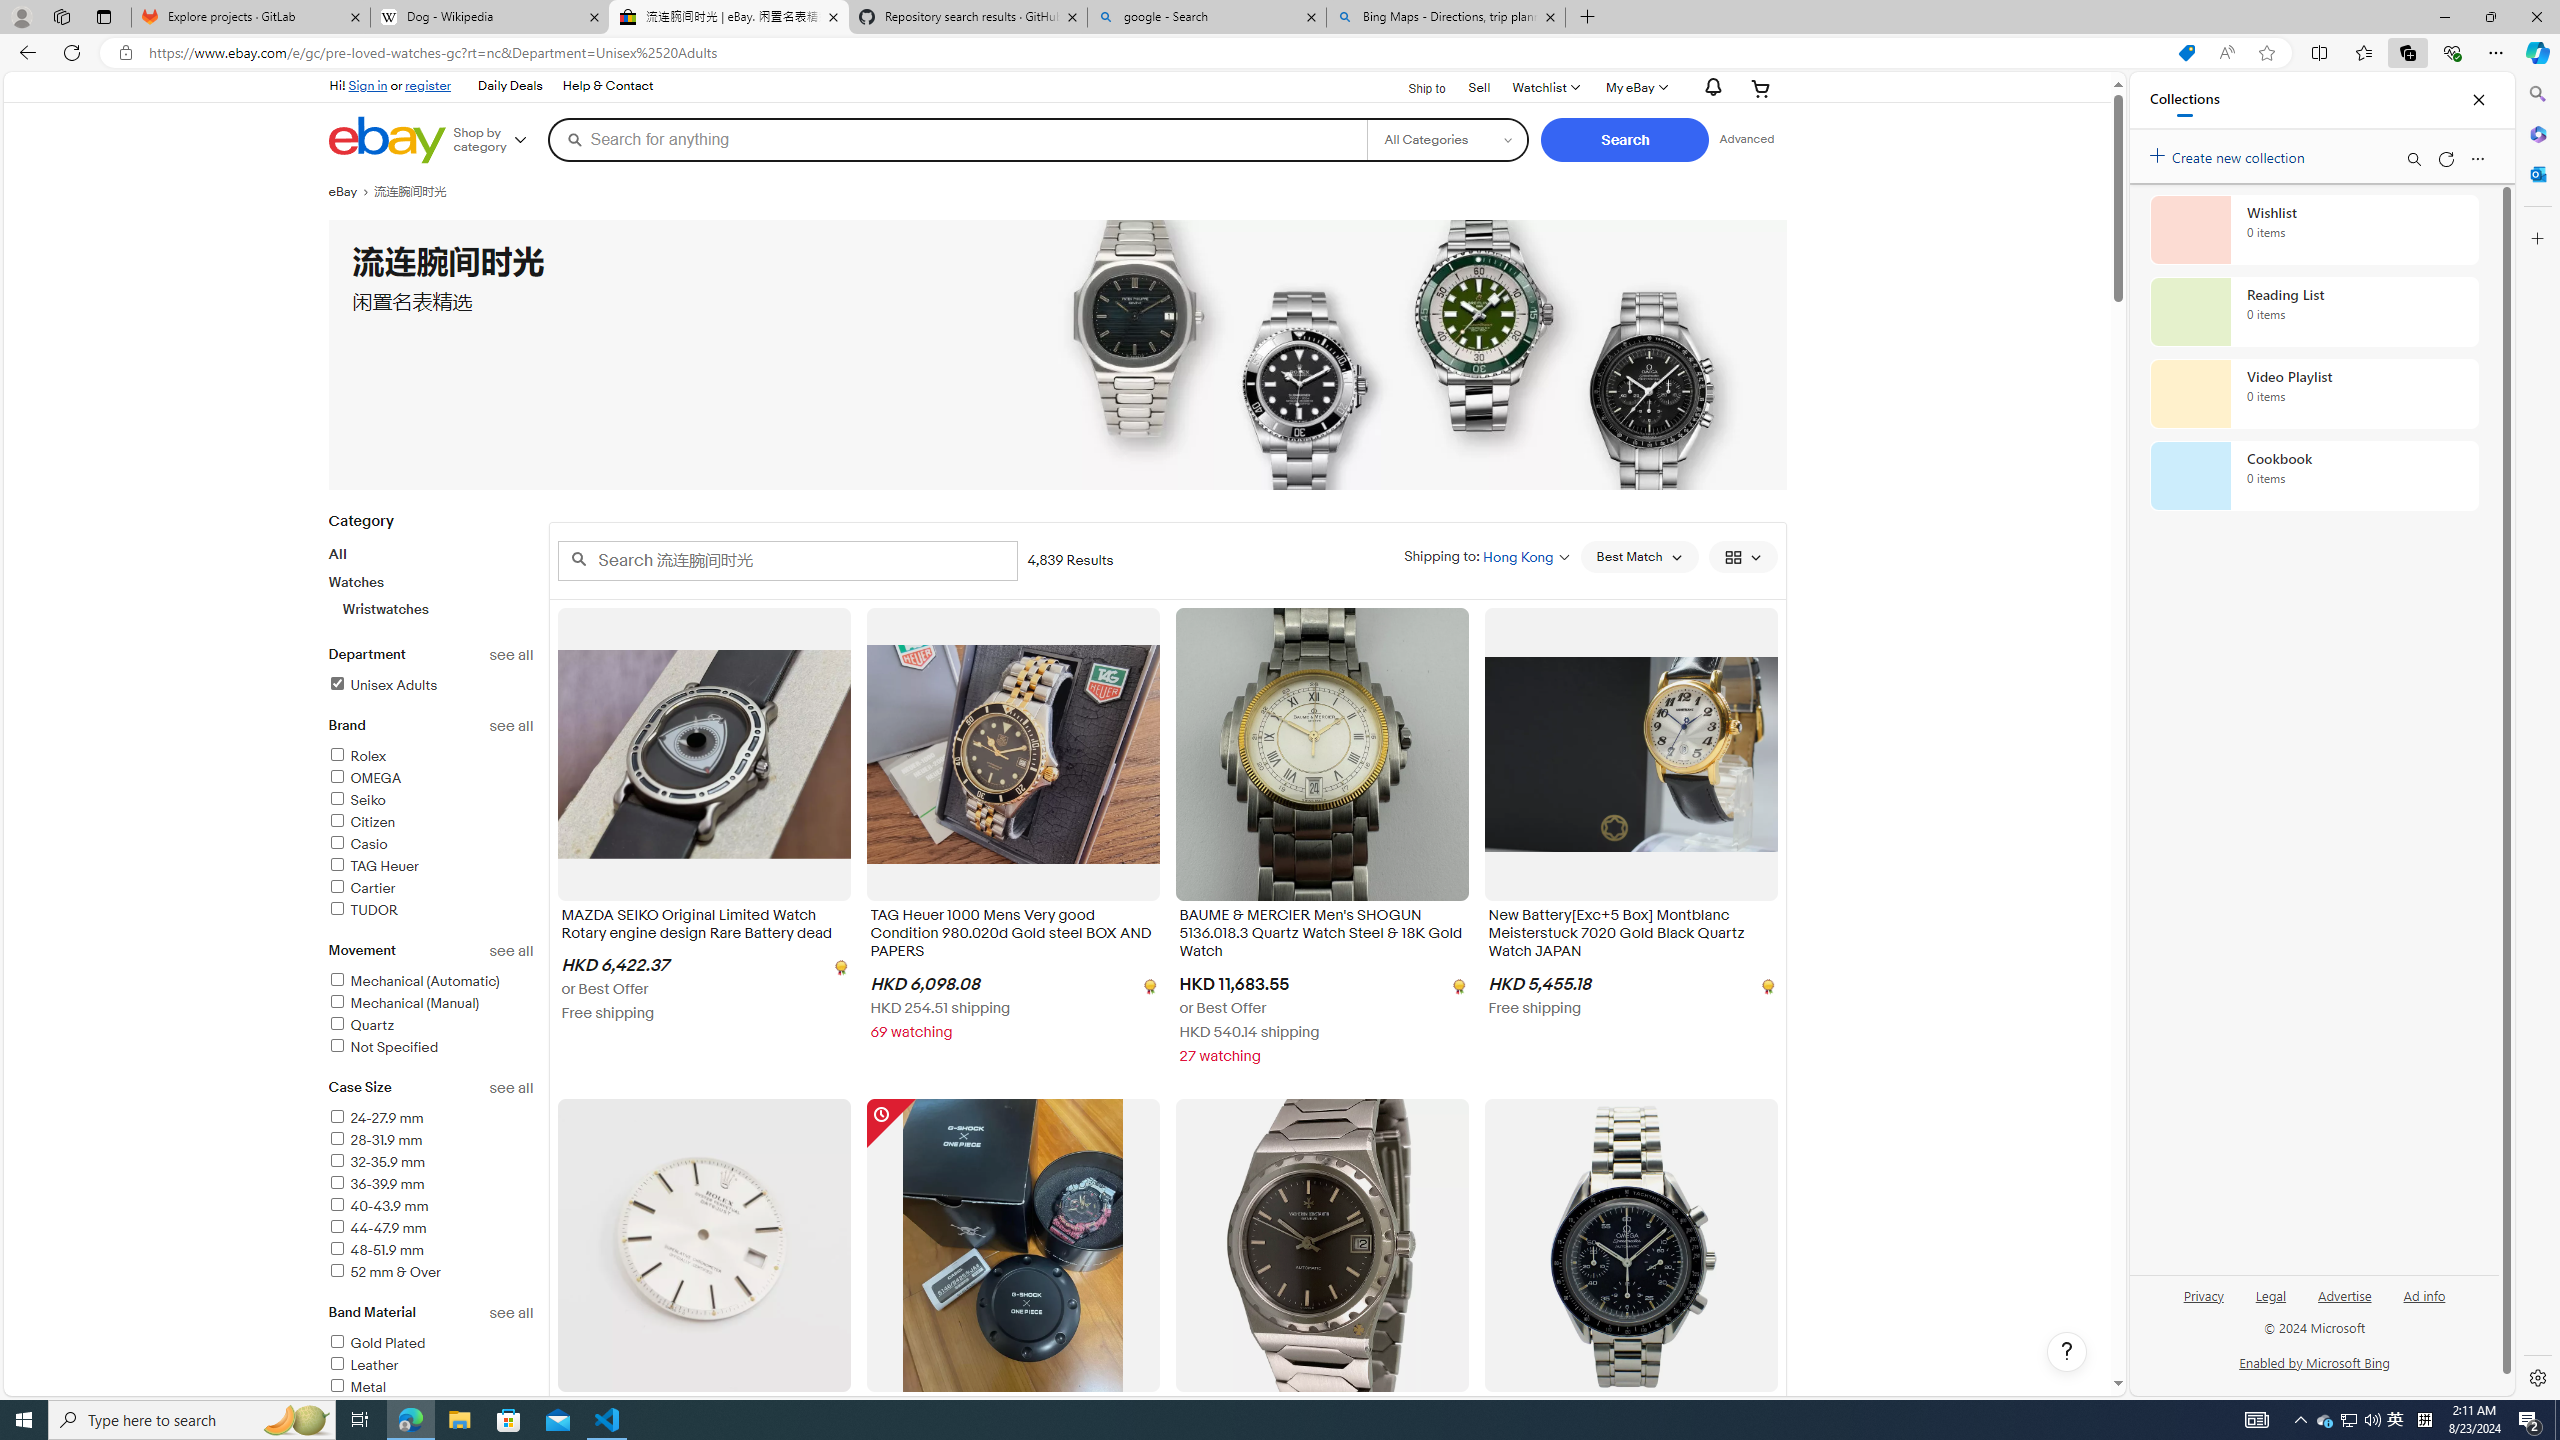  What do you see at coordinates (431, 828) in the screenshot?
I see `'Brandsee allRolexOMEGASeikoCitizenCasioTAG HeuerCartierTUDOR'` at bounding box center [431, 828].